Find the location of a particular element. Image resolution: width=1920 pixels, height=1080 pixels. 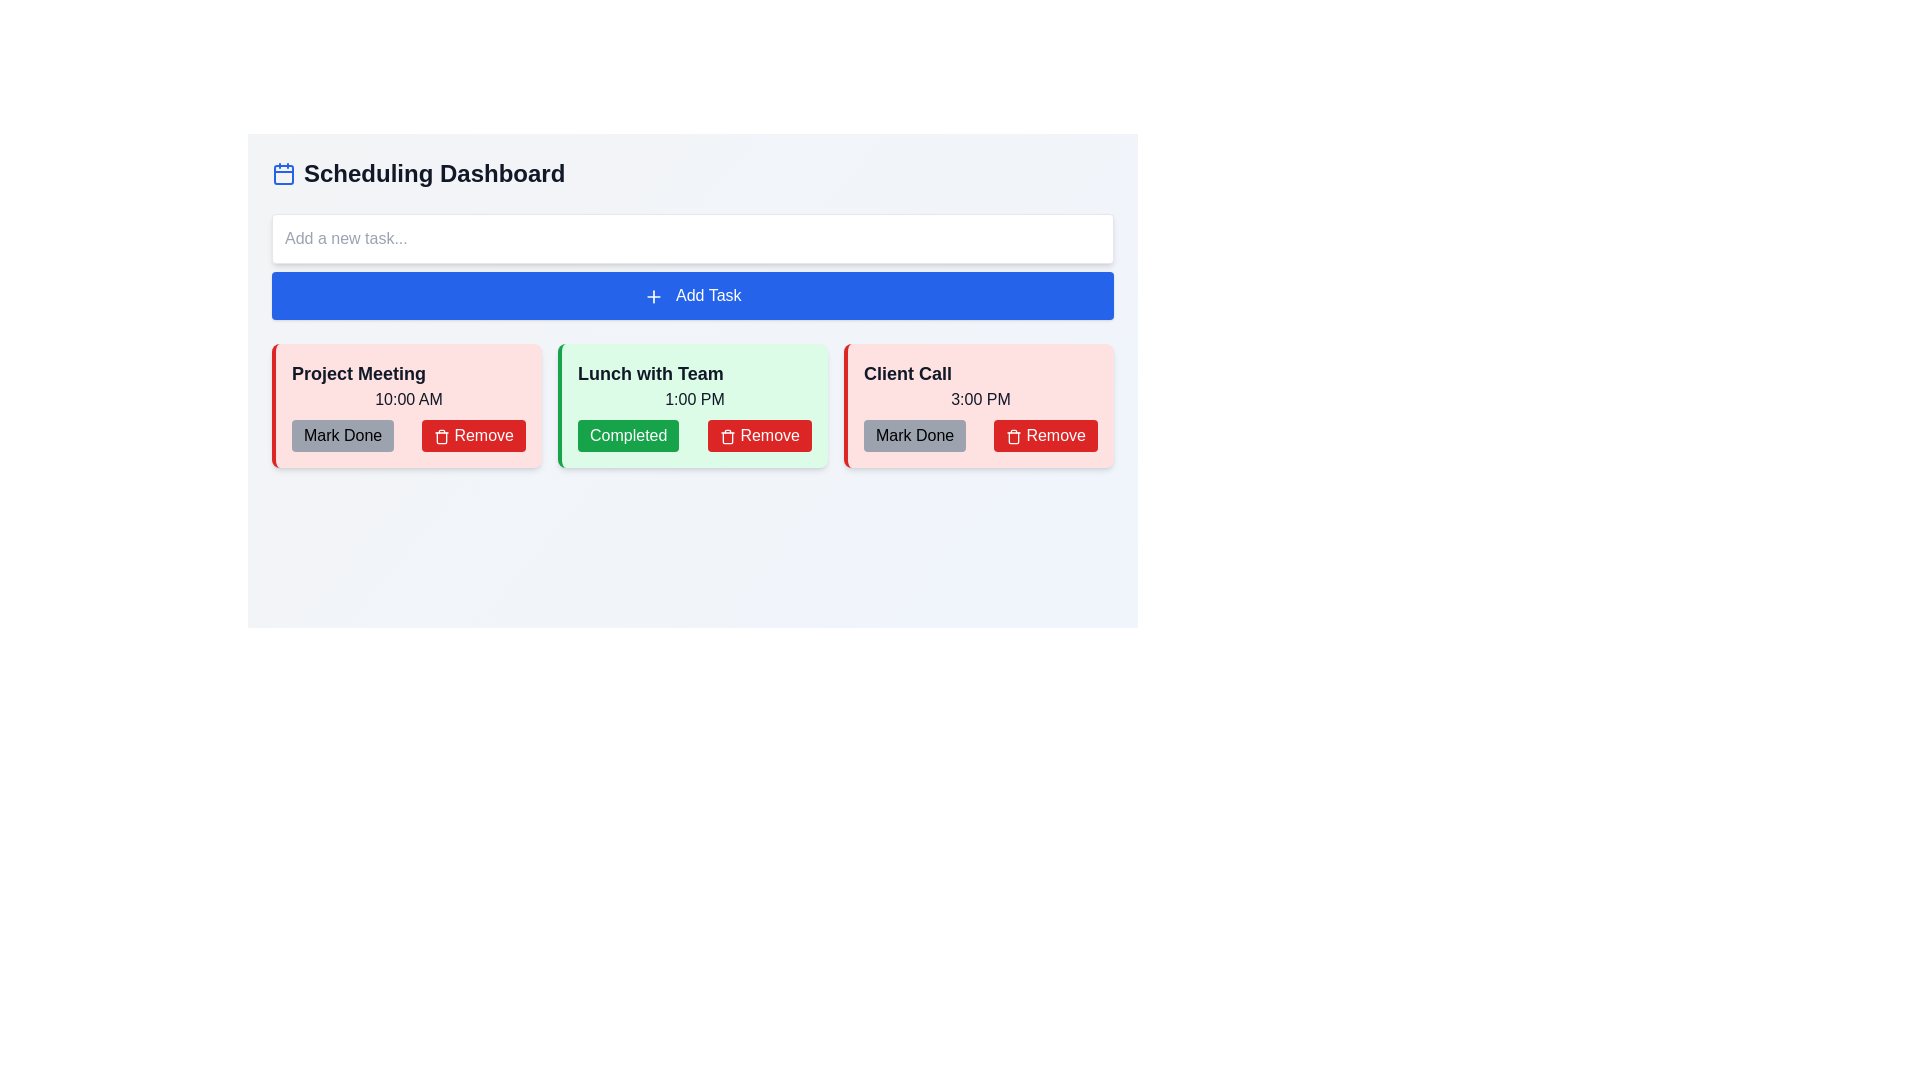

the text label that contains 'Lunch with Team', which is displayed in bold and larger font on a light green background is located at coordinates (695, 374).